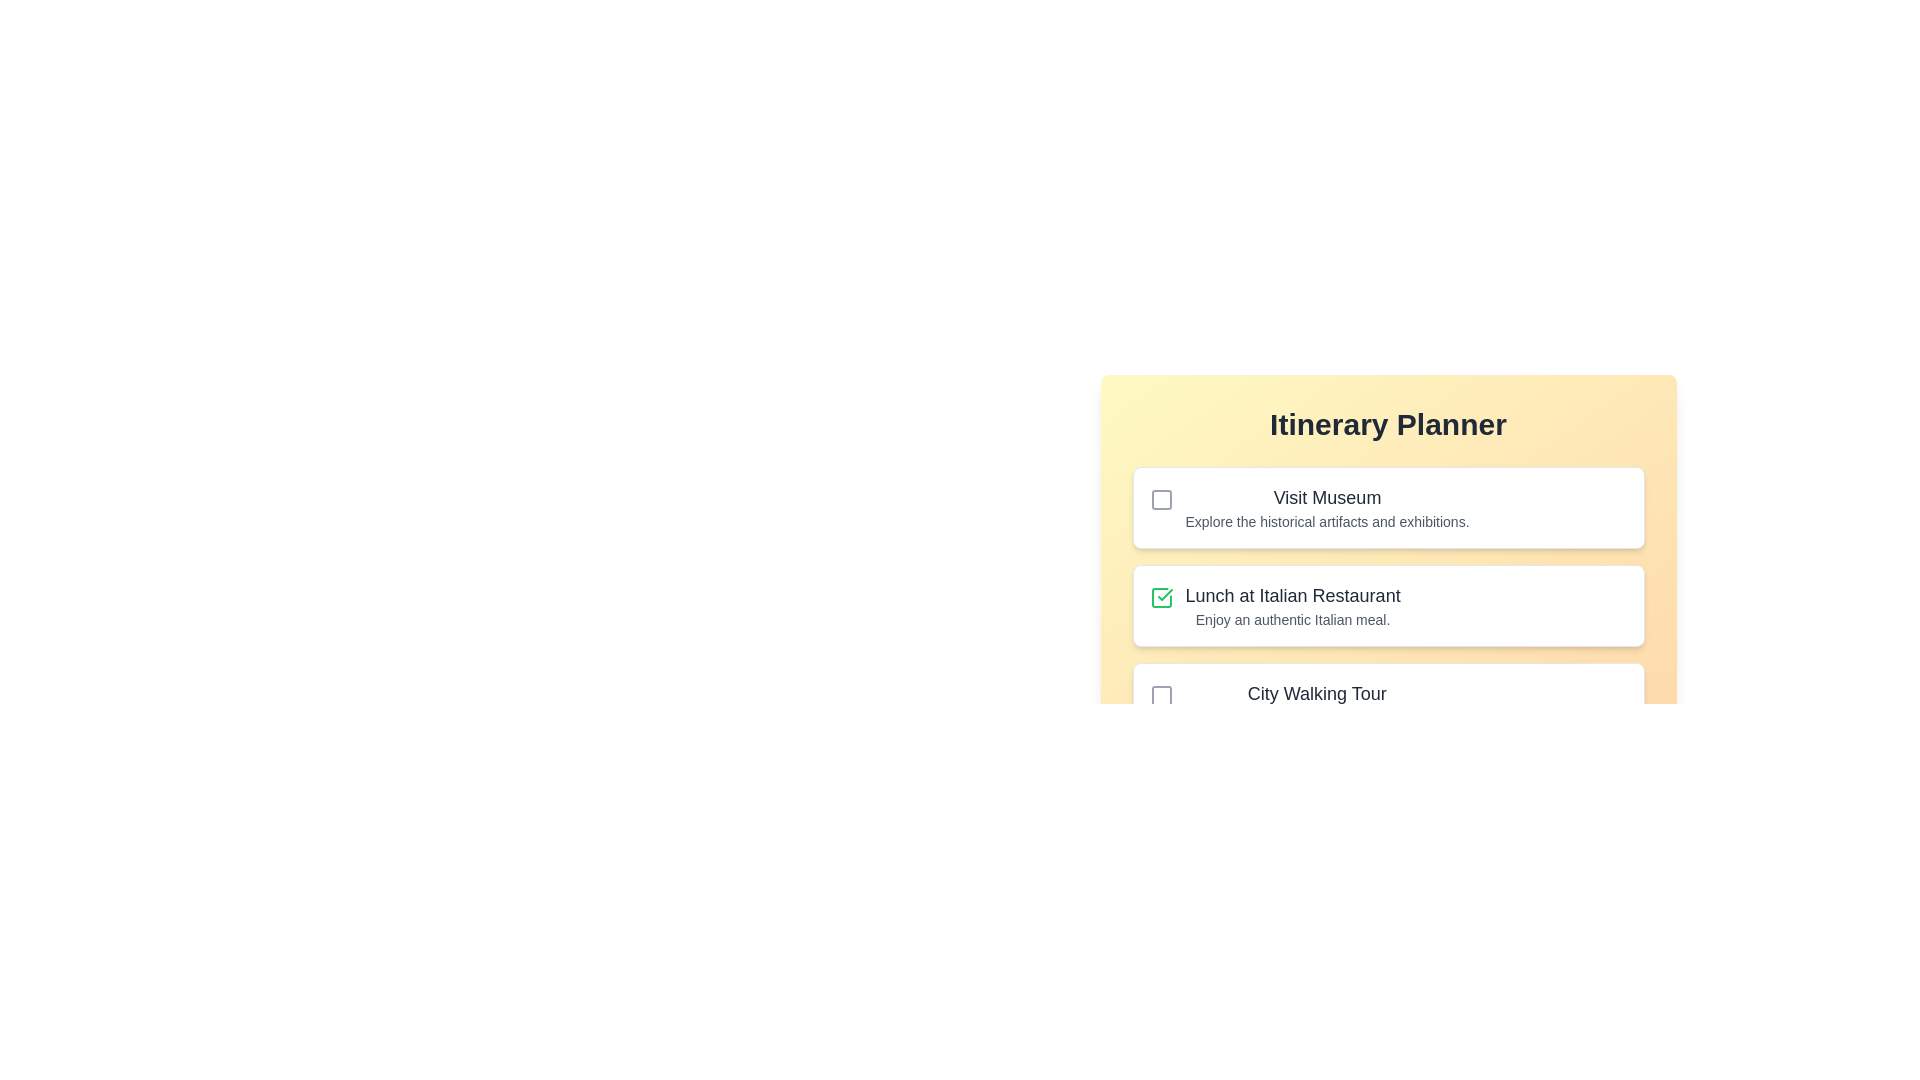  What do you see at coordinates (1161, 694) in the screenshot?
I see `the checkbox located in the third card of the itinerary list, to the left of the 'City Walking Tour' text` at bounding box center [1161, 694].